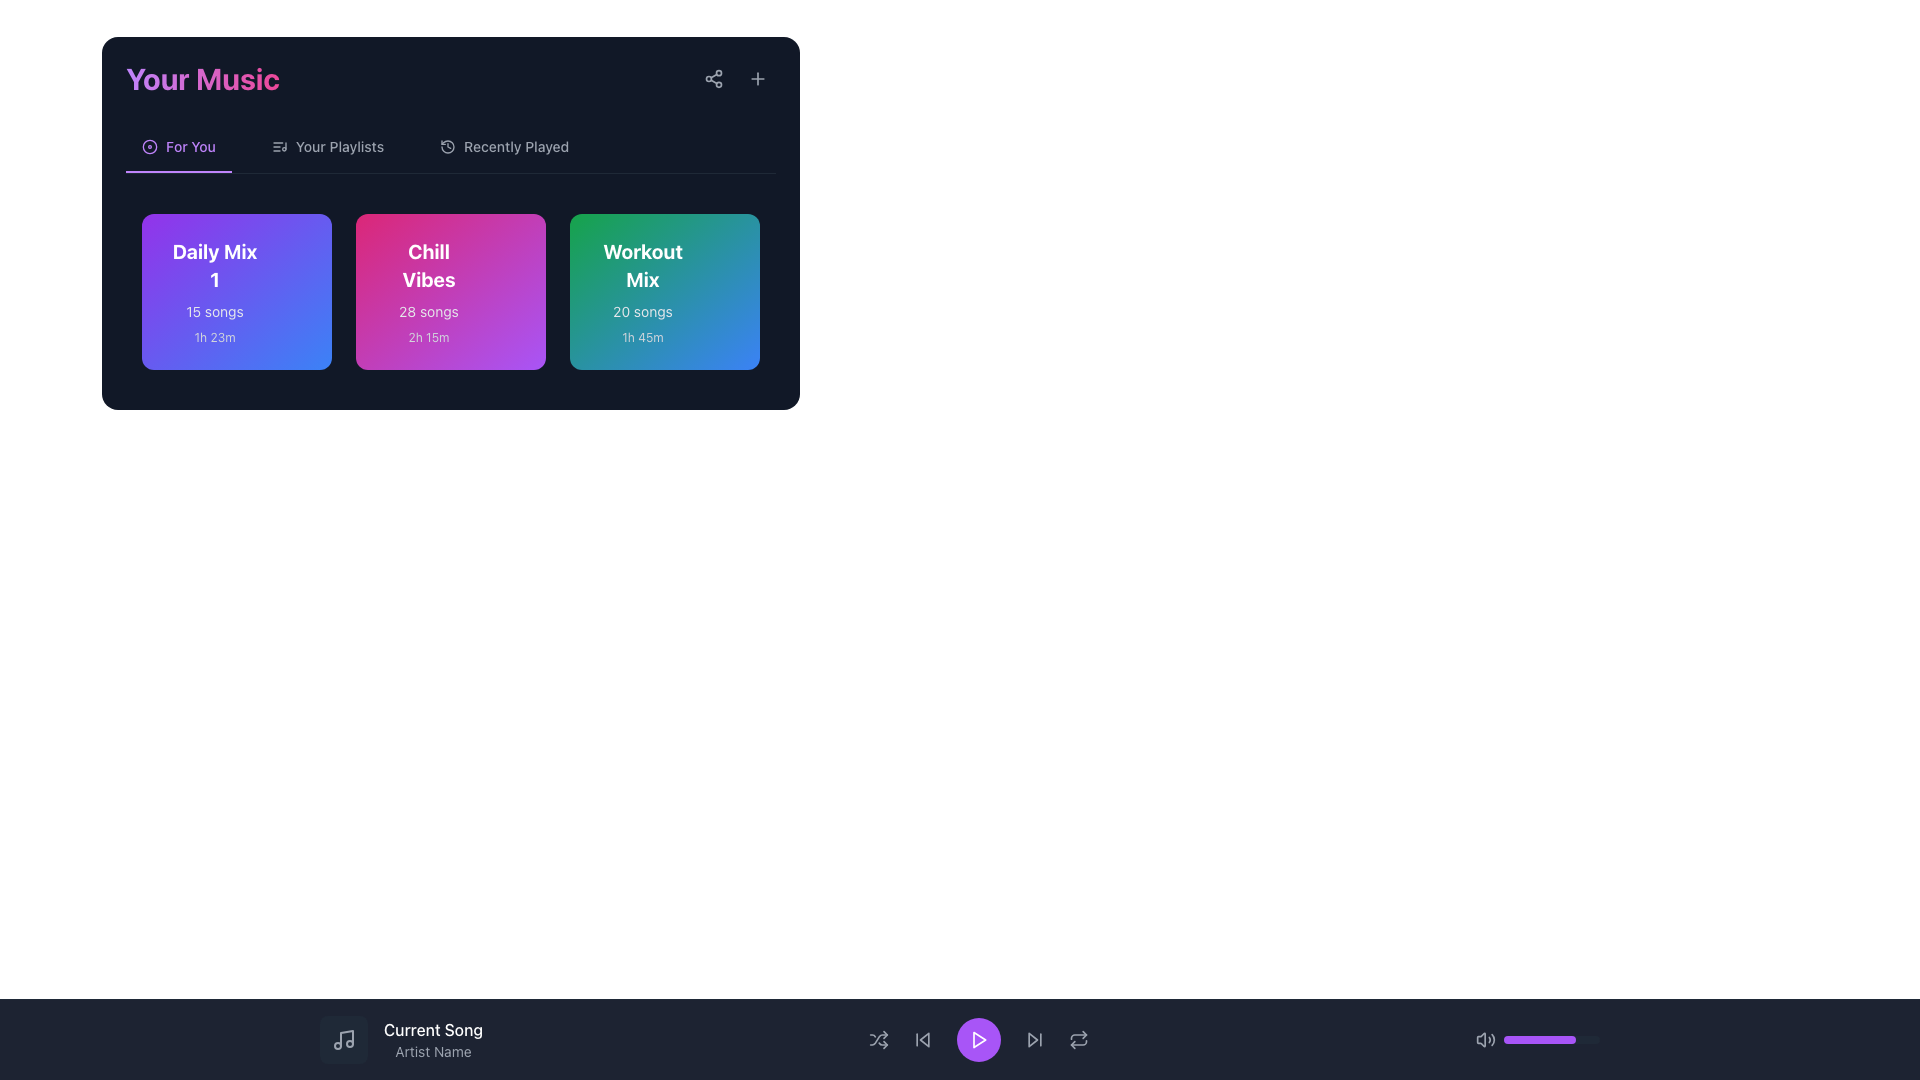 This screenshot has width=1920, height=1080. What do you see at coordinates (285, 258) in the screenshot?
I see `the circular play button with a translucent background located in the upper right corner of the 'Daily Mix 1' card in the 'Your Music' section to play the playlist` at bounding box center [285, 258].